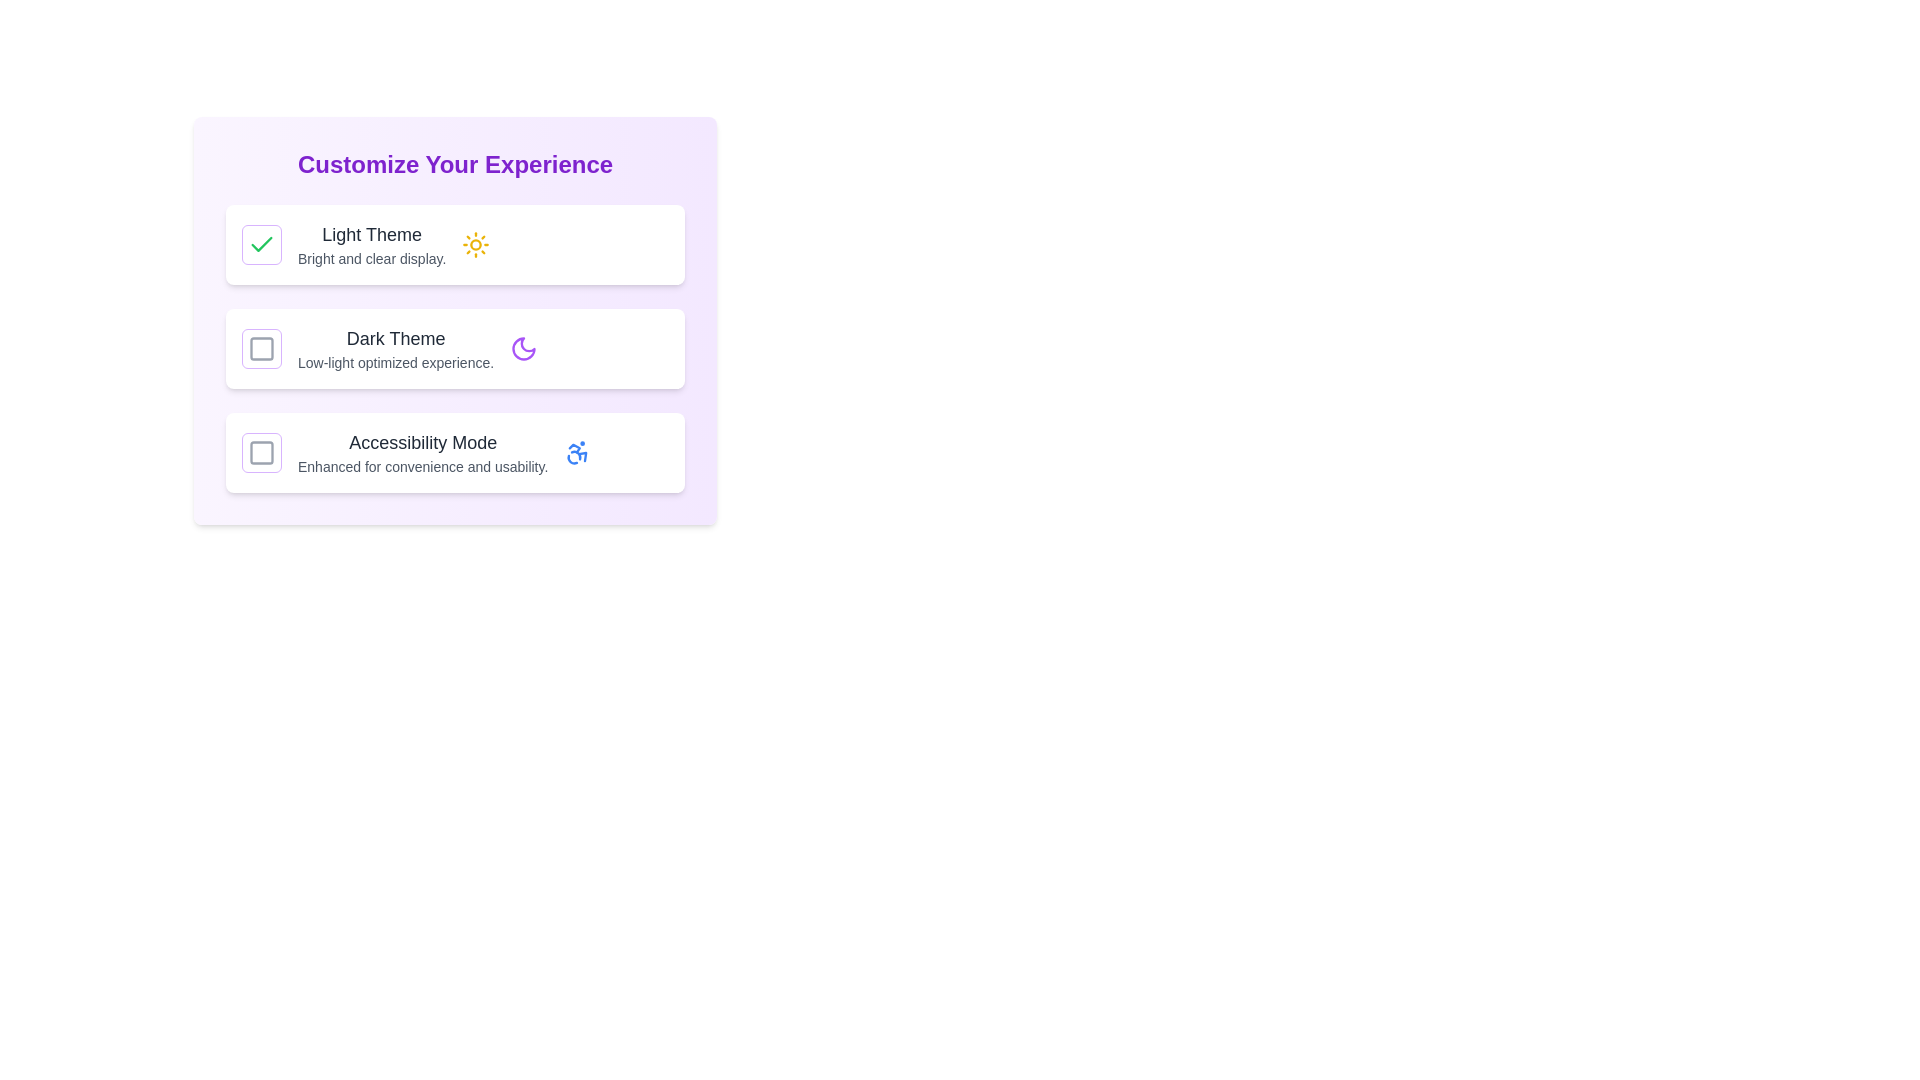  What do you see at coordinates (261, 243) in the screenshot?
I see `the SVG graphic component with a checkmark design indicating that the 'Light Theme' option is selected` at bounding box center [261, 243].